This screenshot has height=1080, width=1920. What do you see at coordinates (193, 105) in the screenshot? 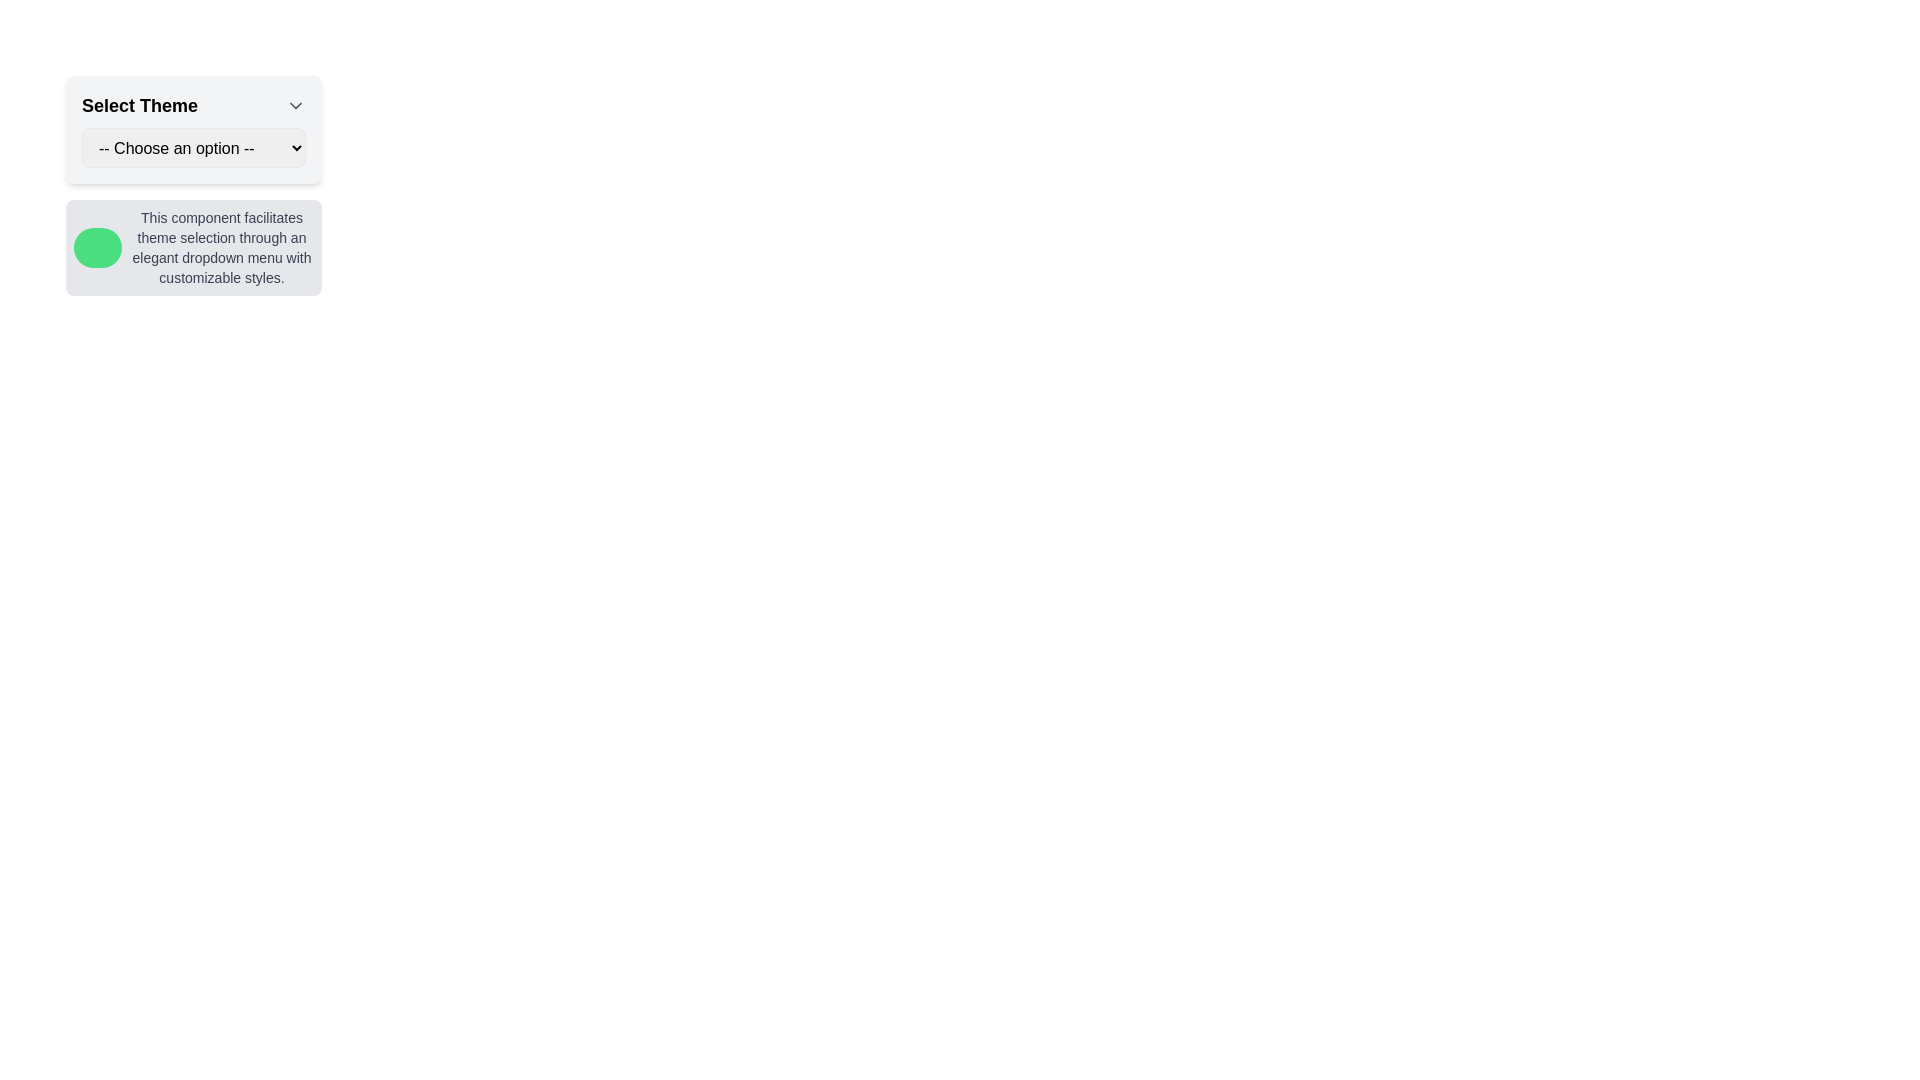
I see `the 'Select Theme' text label with a downward-pointing chevron icon, which suggests a dropdown menu` at bounding box center [193, 105].